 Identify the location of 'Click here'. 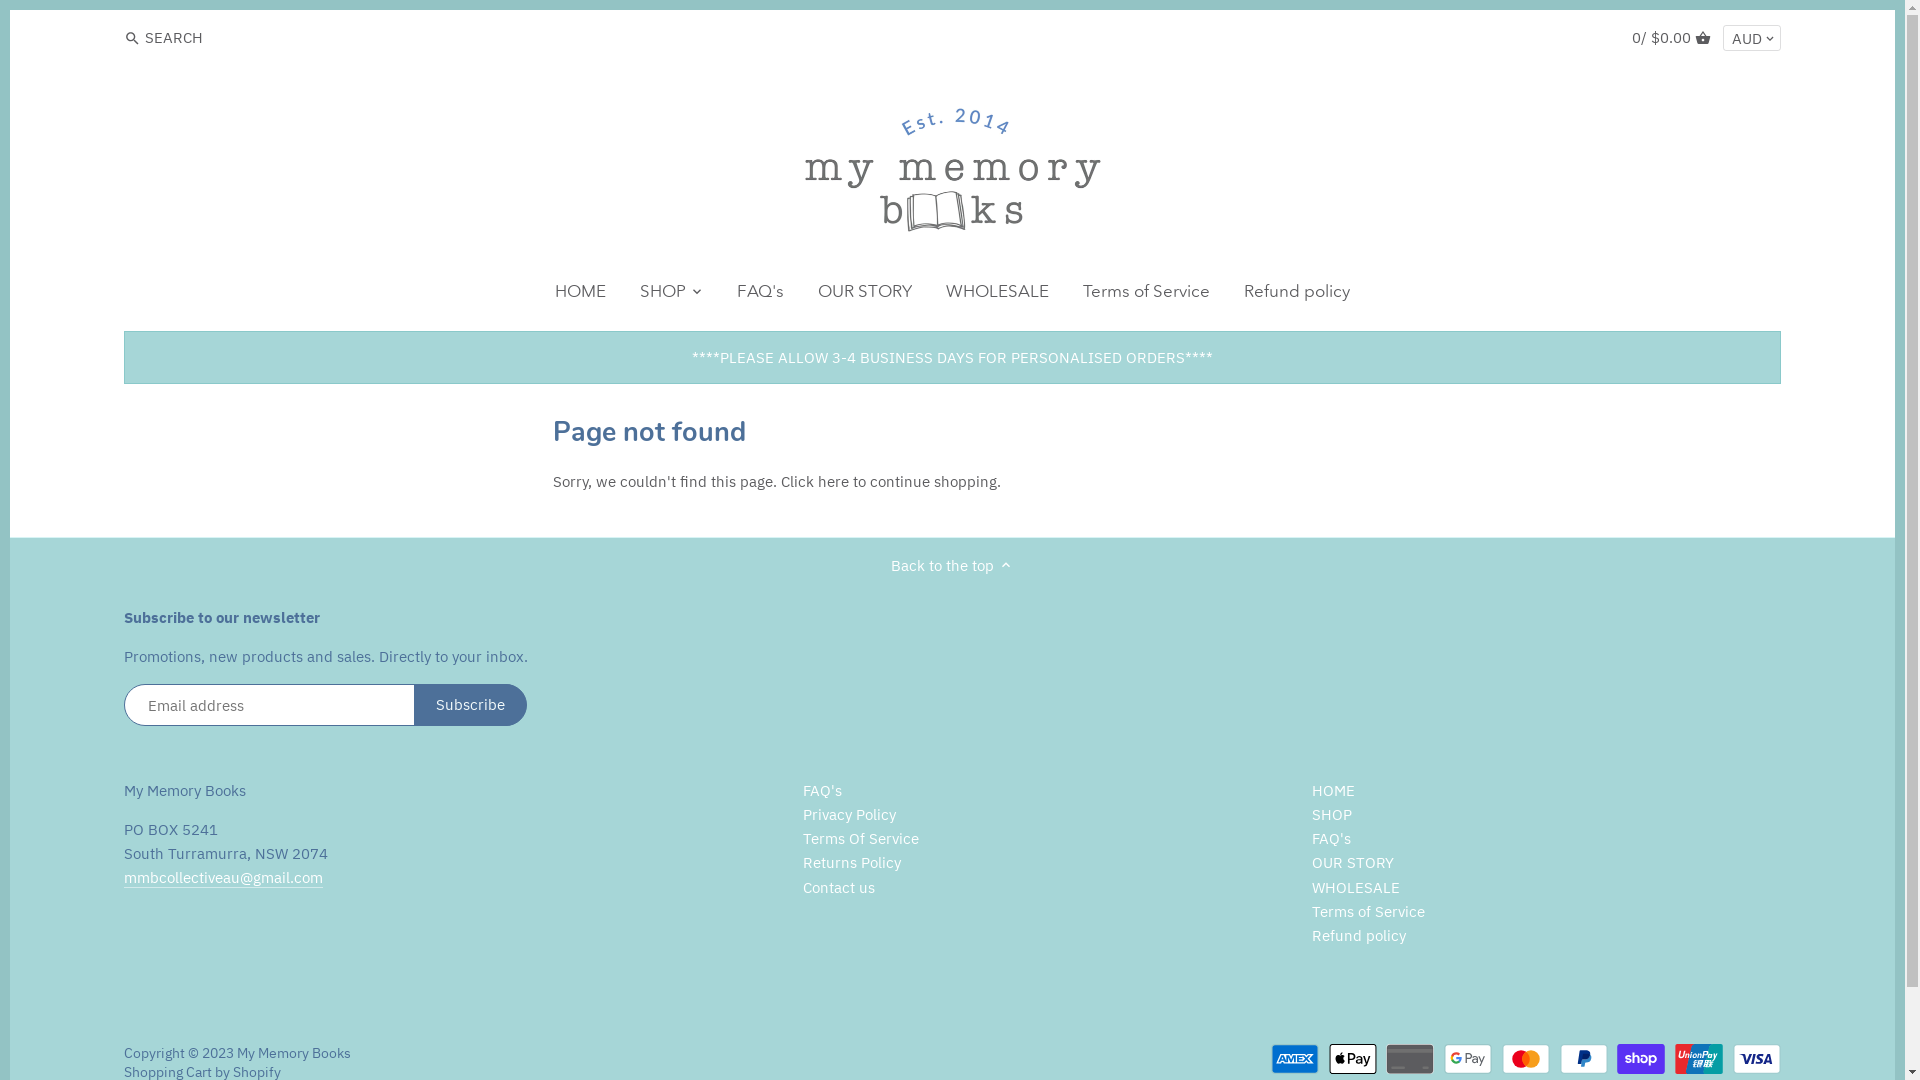
(814, 481).